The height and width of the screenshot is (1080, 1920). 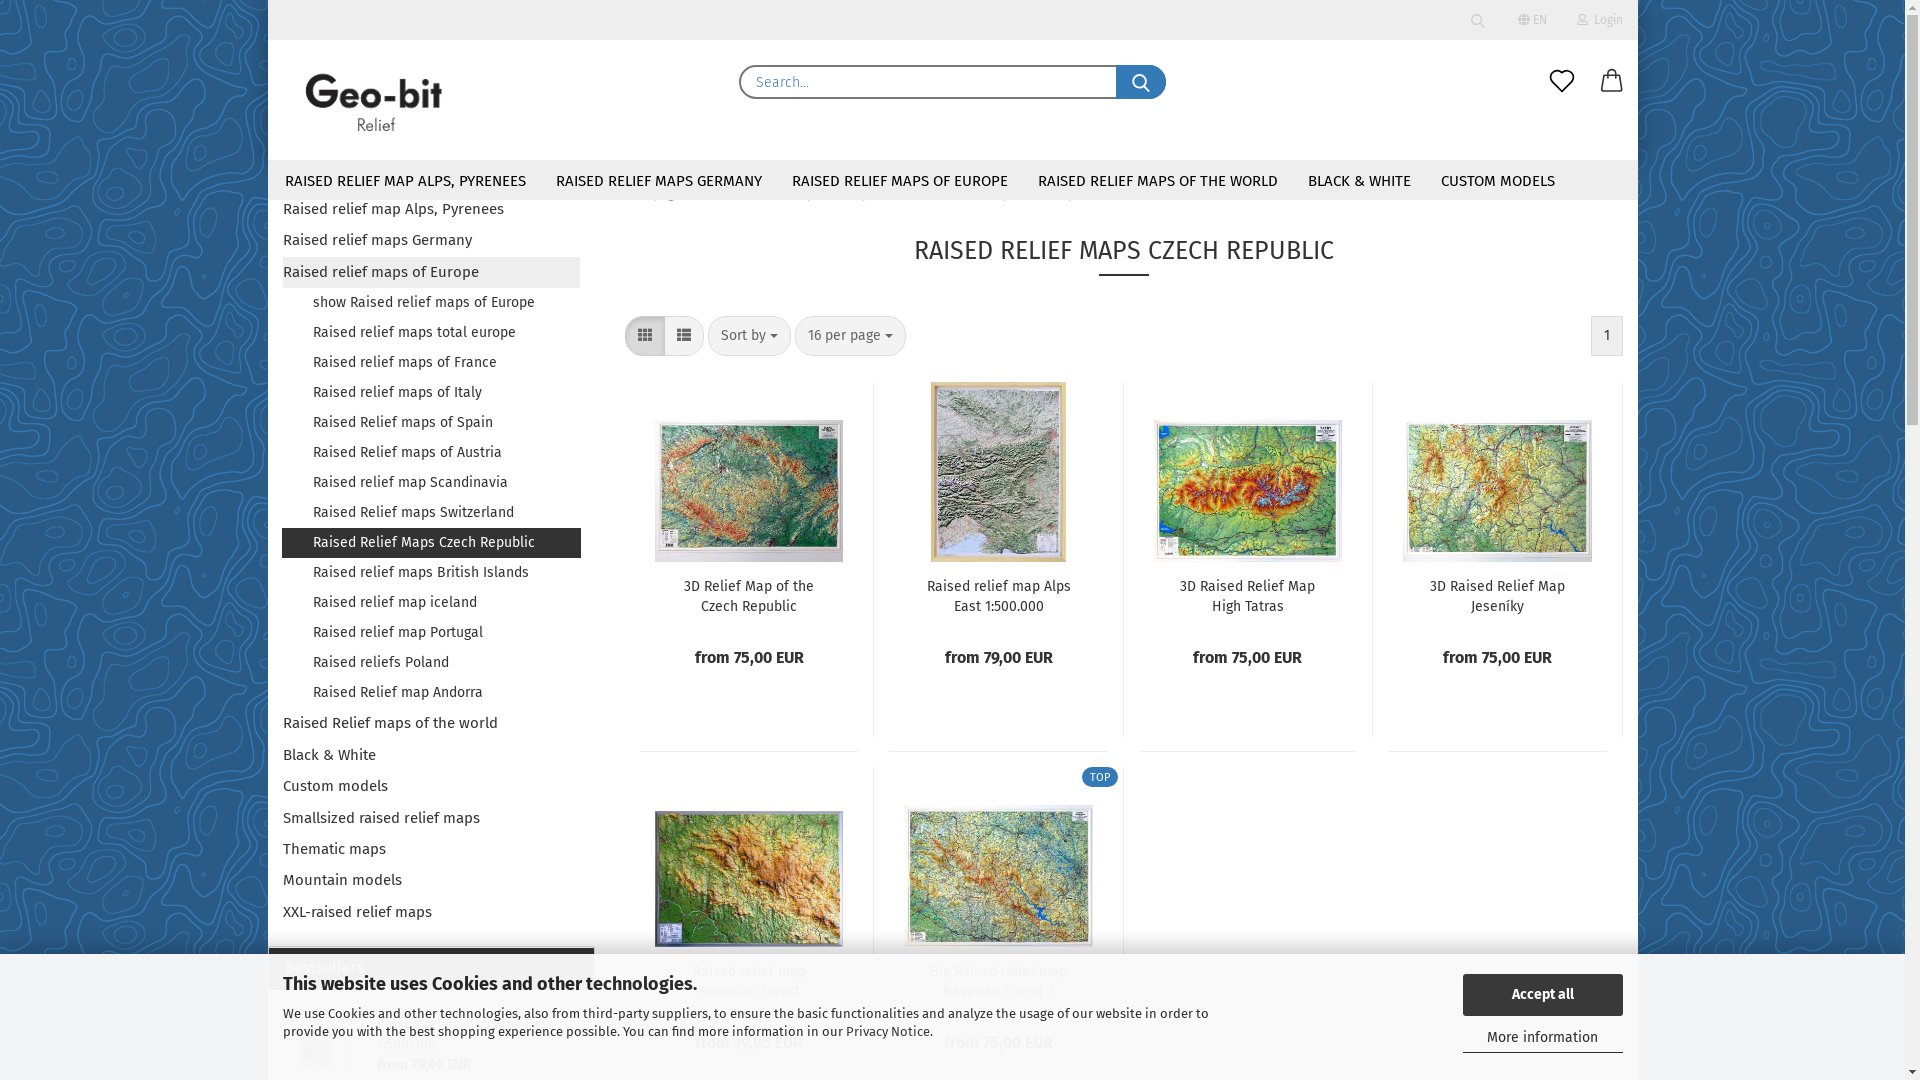 What do you see at coordinates (430, 482) in the screenshot?
I see `'Raised relief map Scandinavia'` at bounding box center [430, 482].